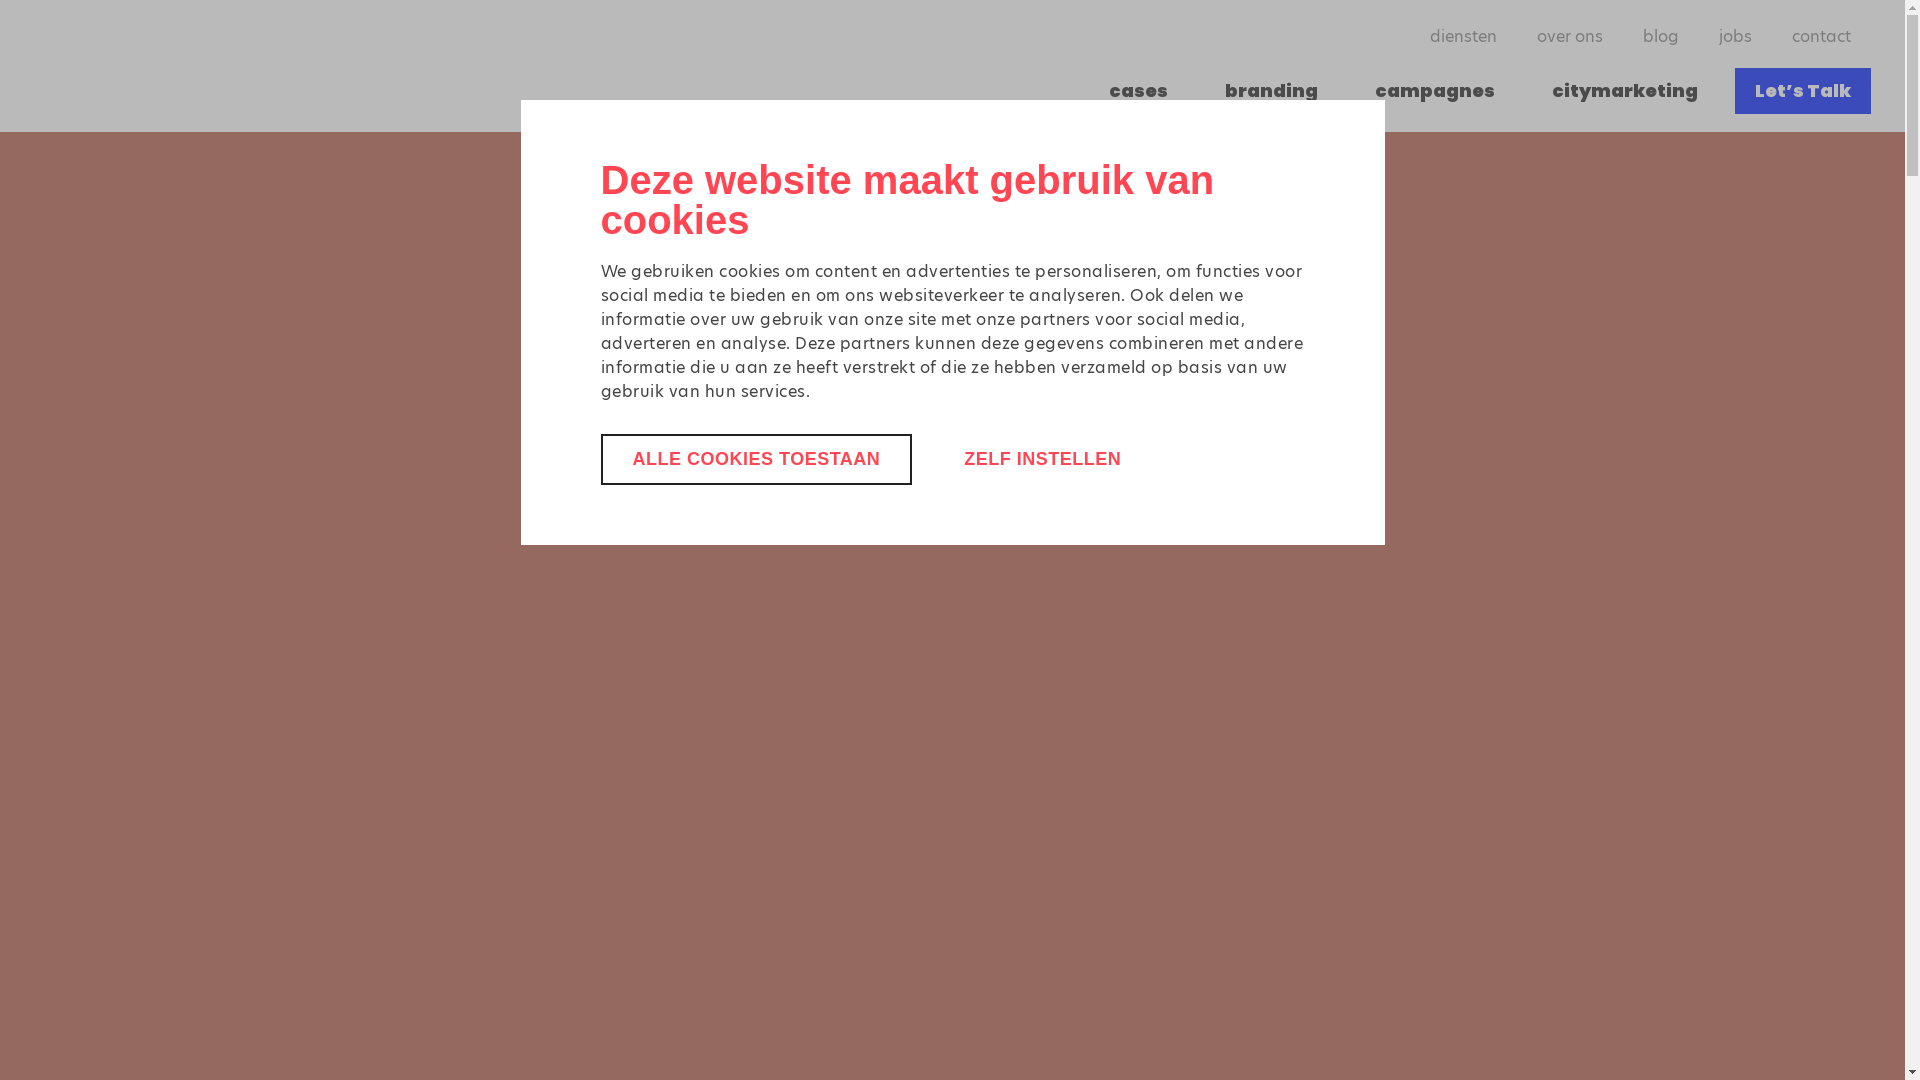  What do you see at coordinates (1625, 91) in the screenshot?
I see `'citymarketing'` at bounding box center [1625, 91].